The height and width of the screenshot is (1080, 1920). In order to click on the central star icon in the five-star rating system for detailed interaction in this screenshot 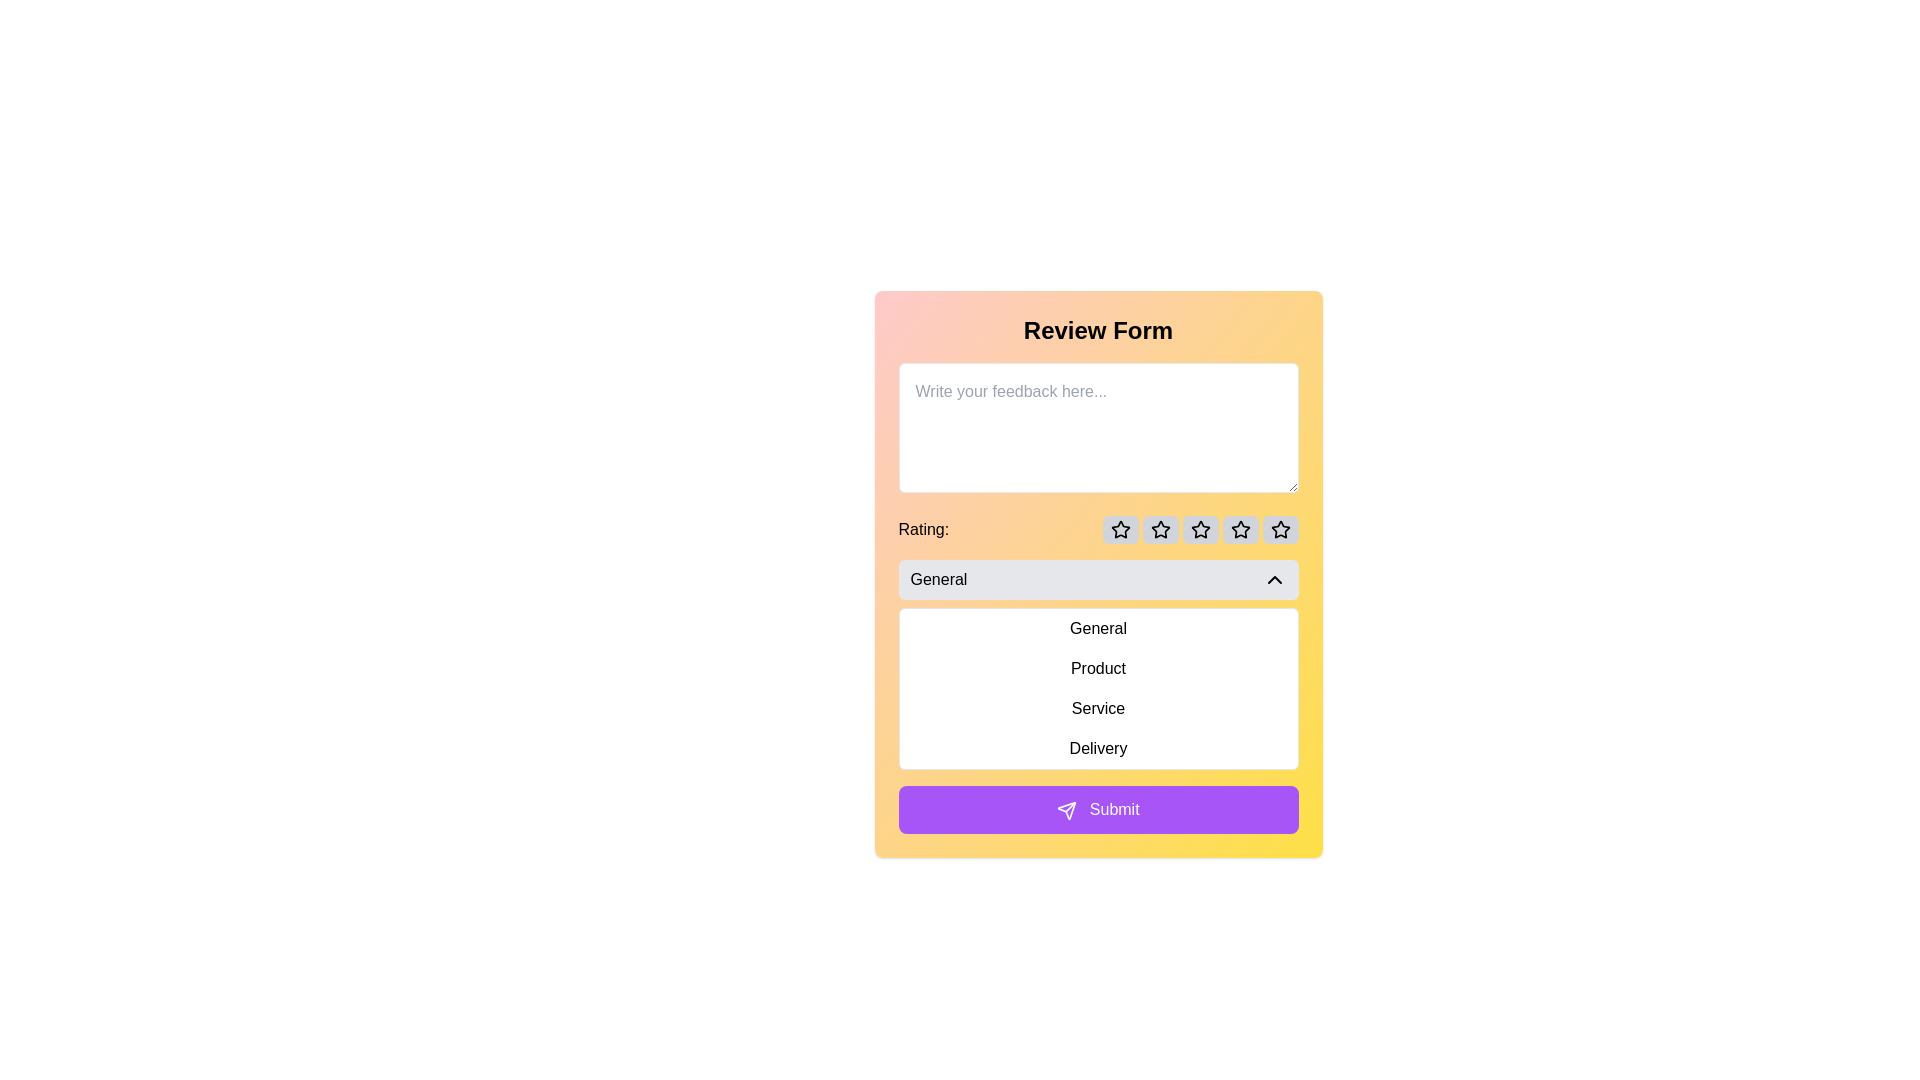, I will do `click(1200, 528)`.